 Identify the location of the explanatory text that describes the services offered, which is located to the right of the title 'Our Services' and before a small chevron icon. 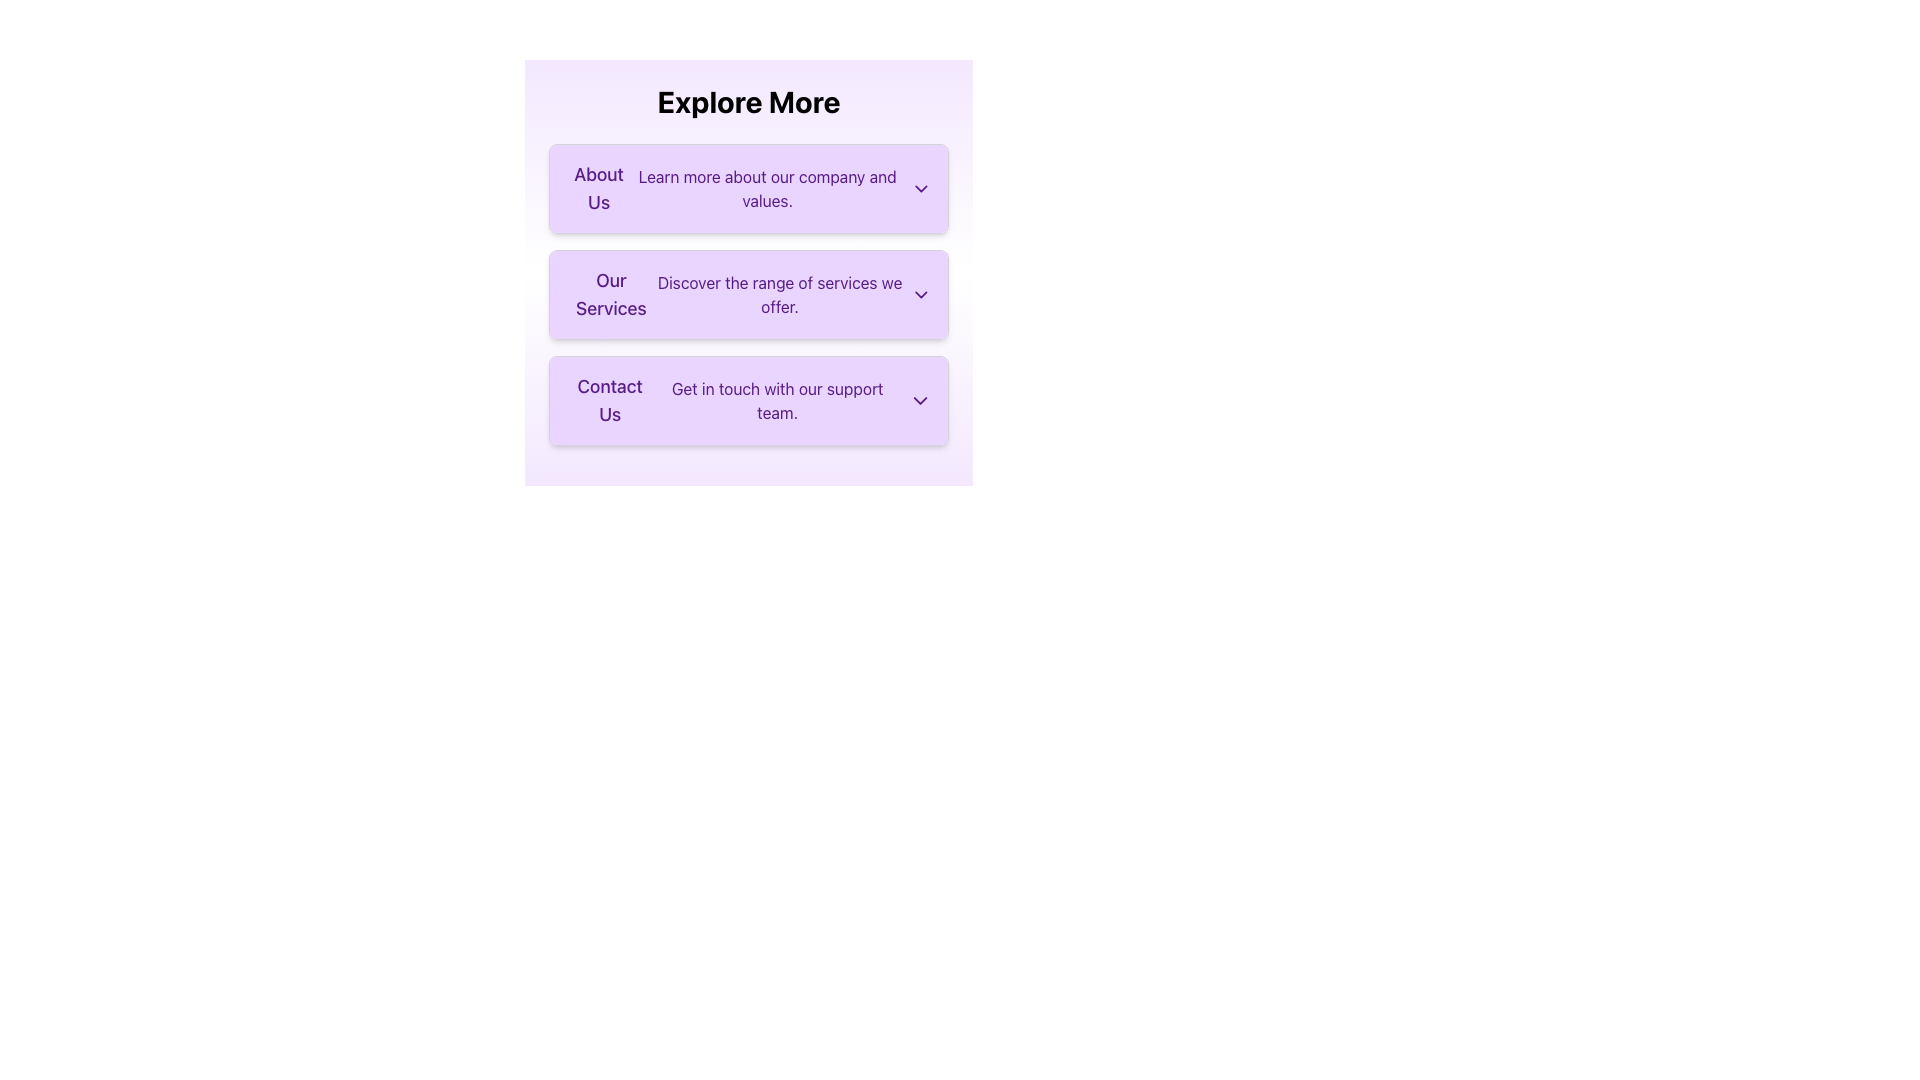
(779, 294).